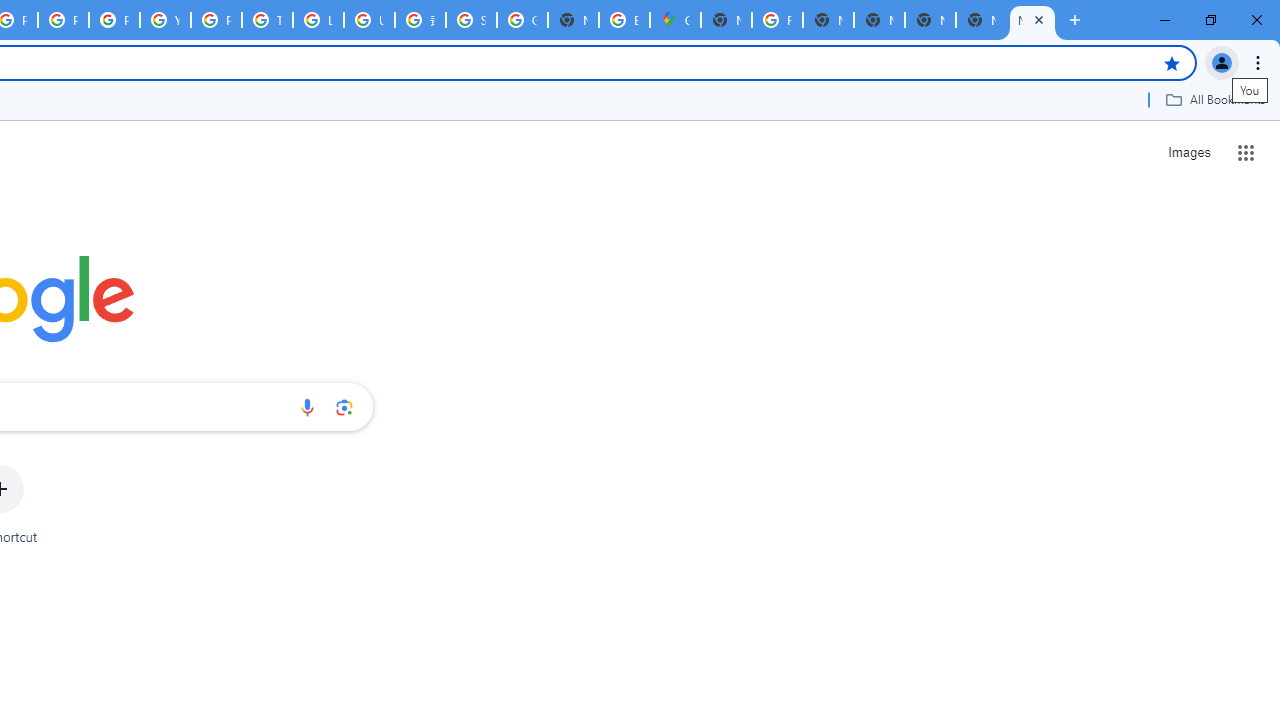 The height and width of the screenshot is (720, 1280). I want to click on 'Sign in - Google Accounts', so click(470, 20).